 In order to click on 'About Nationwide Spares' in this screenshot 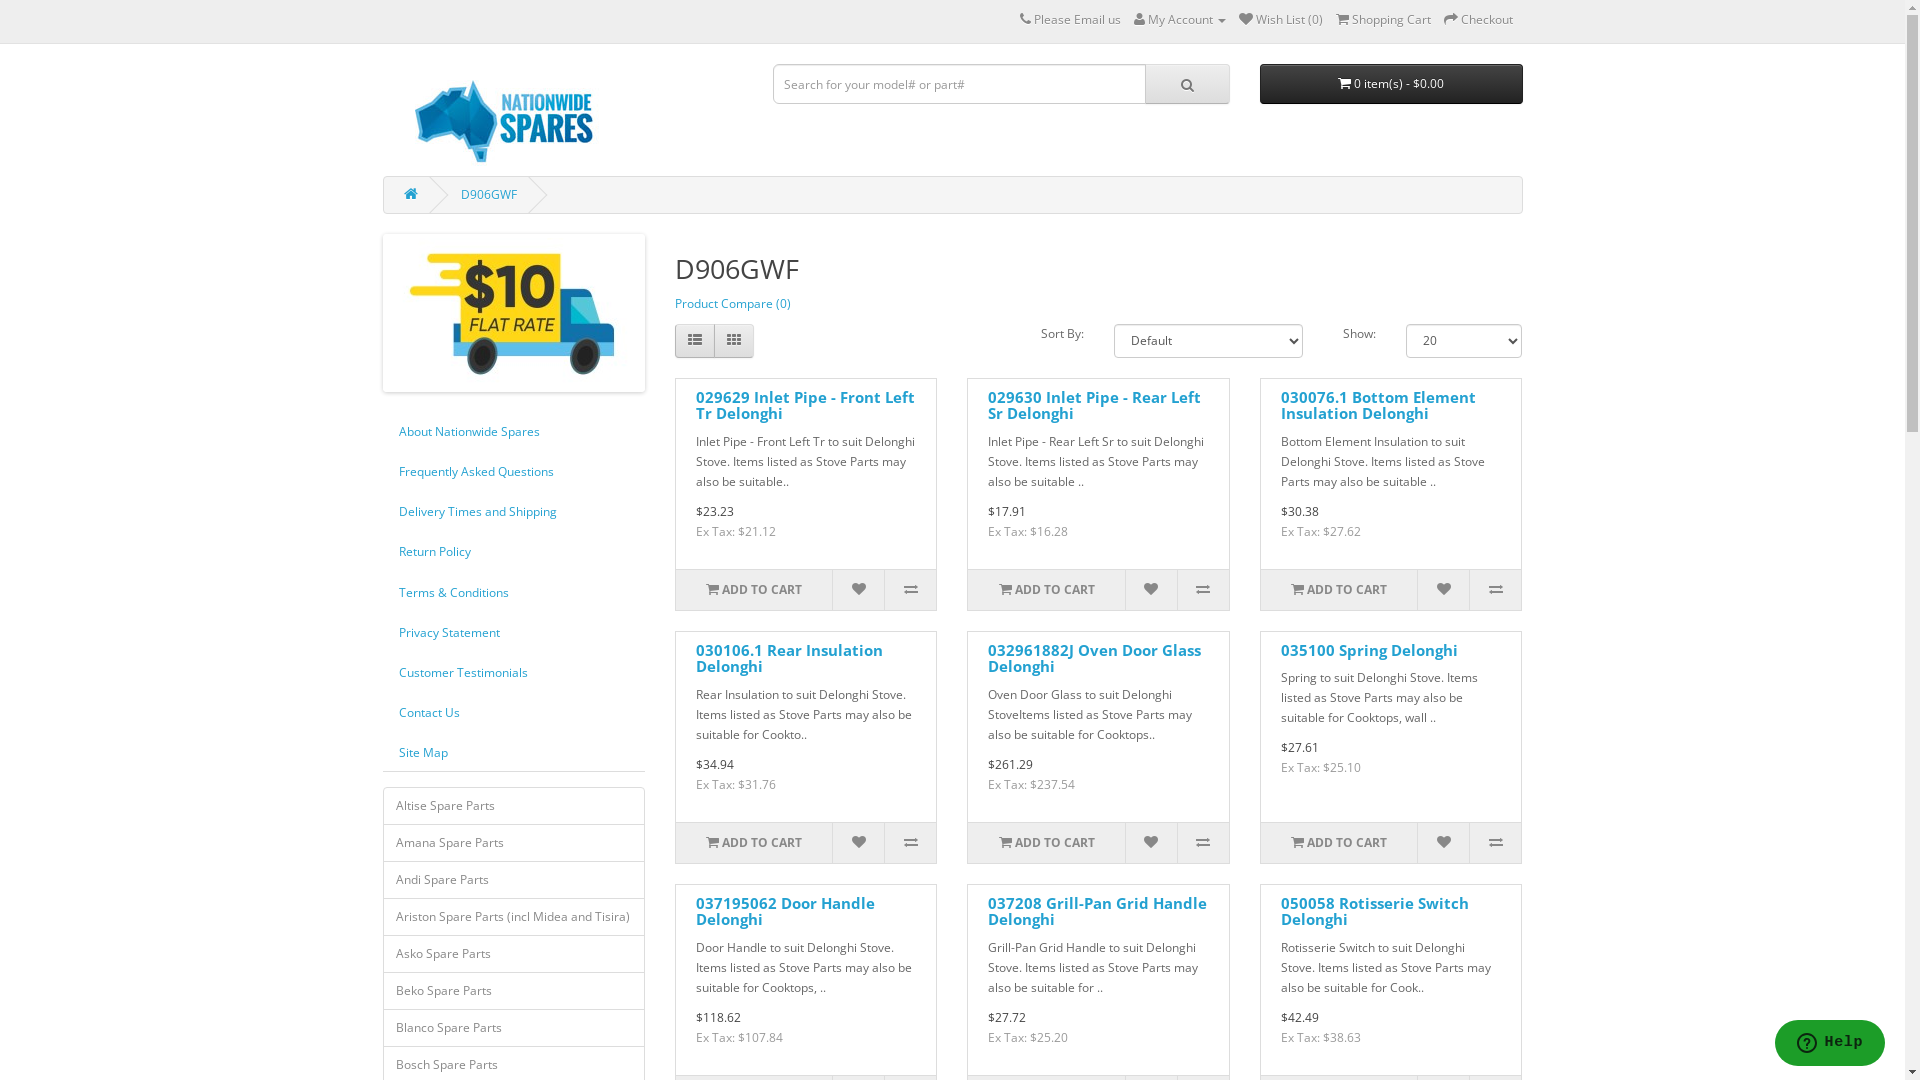, I will do `click(382, 430)`.